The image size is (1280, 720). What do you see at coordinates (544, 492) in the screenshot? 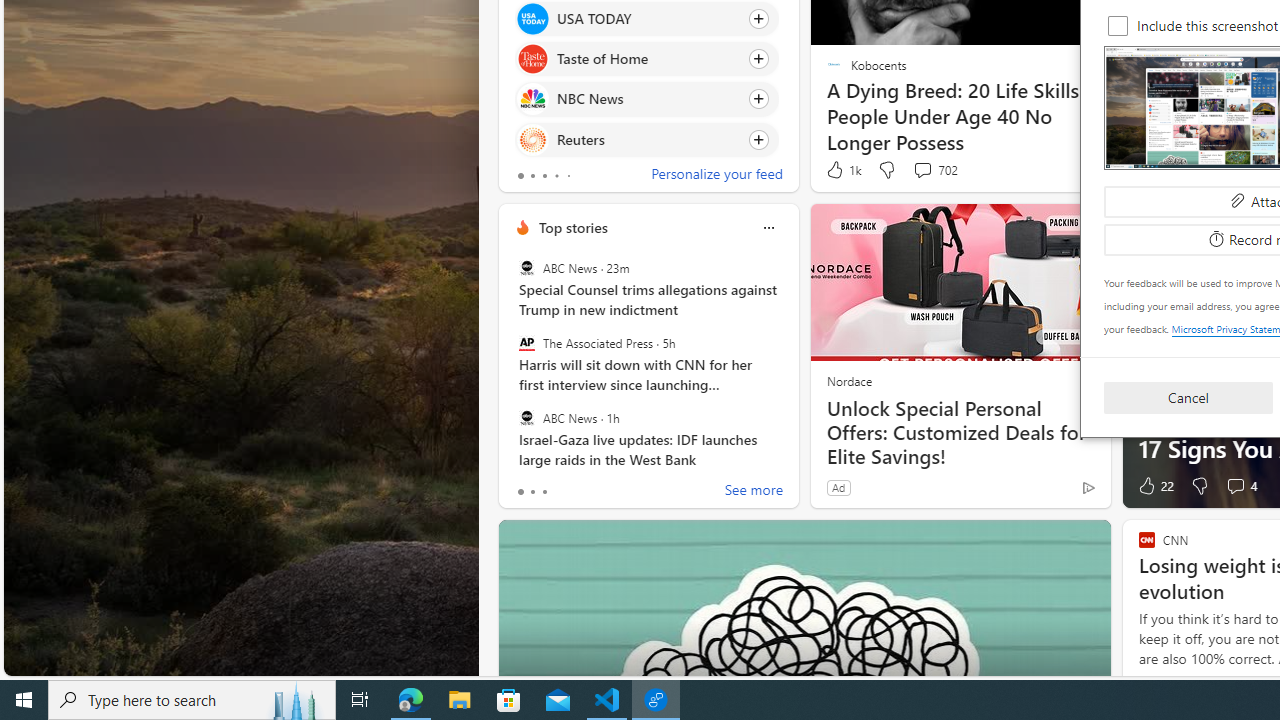
I see `'tab-2'` at bounding box center [544, 492].